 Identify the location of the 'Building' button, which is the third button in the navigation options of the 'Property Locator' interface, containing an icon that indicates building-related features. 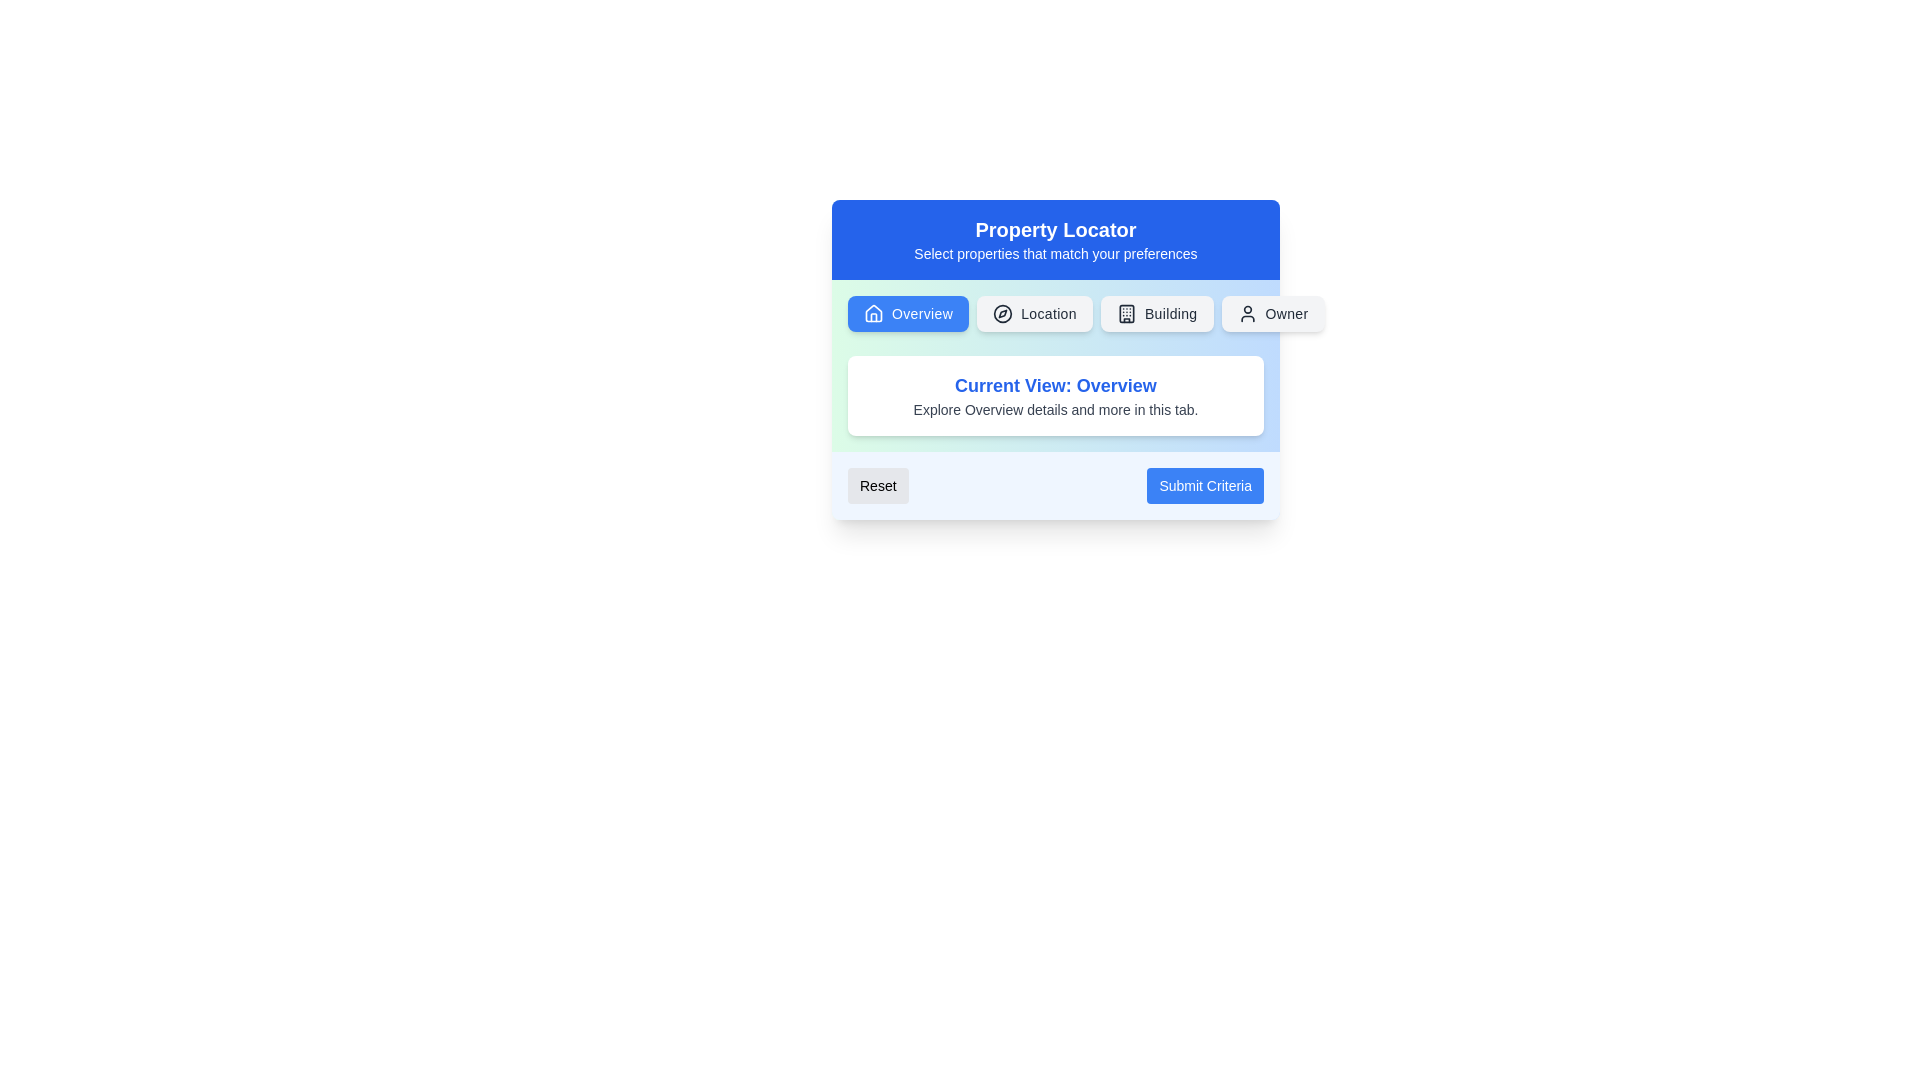
(1126, 313).